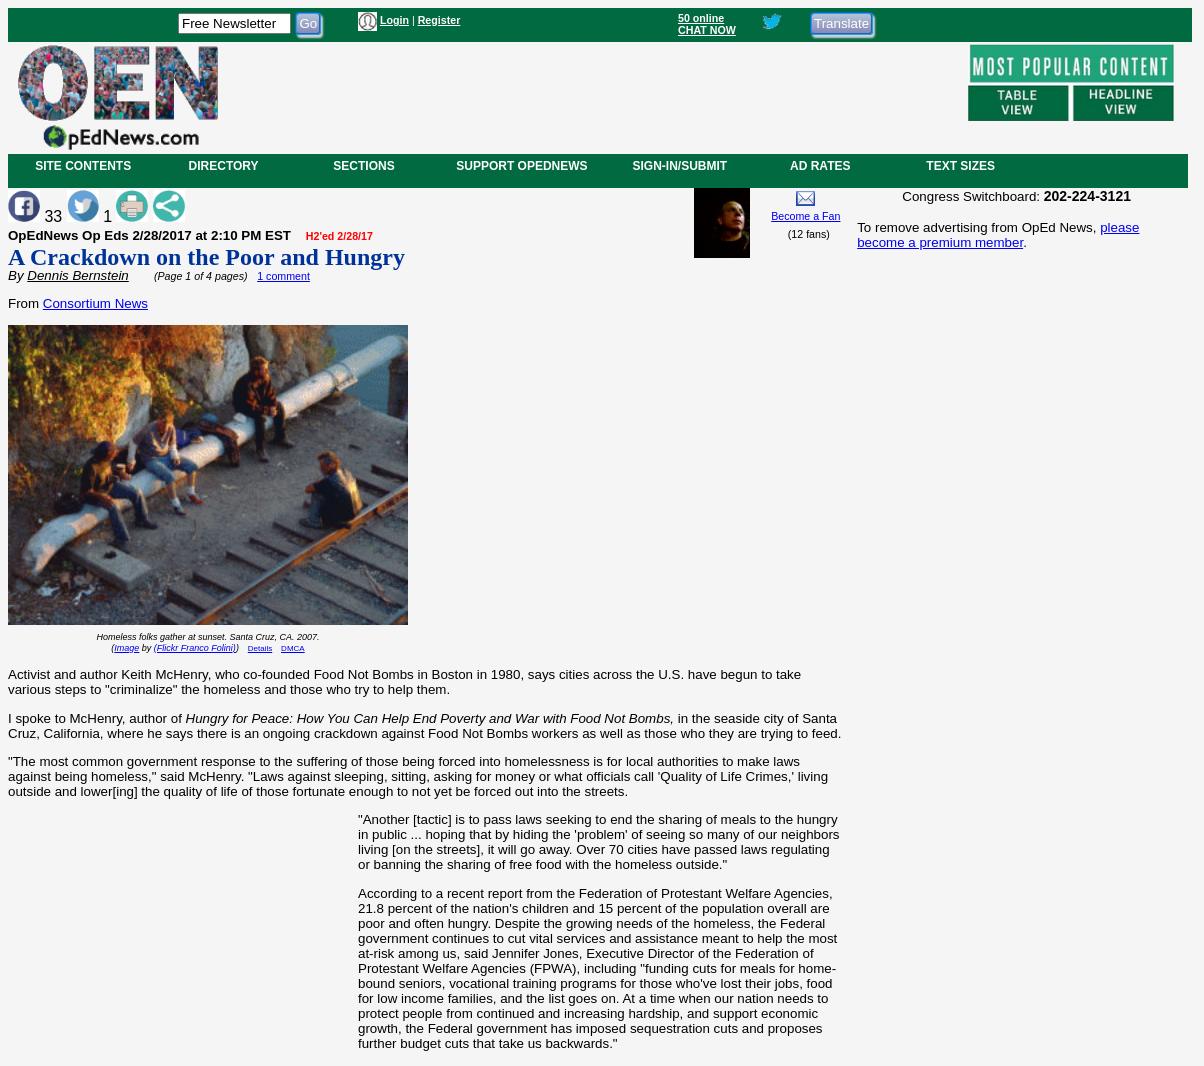  I want to click on '50 online', so click(677, 17).